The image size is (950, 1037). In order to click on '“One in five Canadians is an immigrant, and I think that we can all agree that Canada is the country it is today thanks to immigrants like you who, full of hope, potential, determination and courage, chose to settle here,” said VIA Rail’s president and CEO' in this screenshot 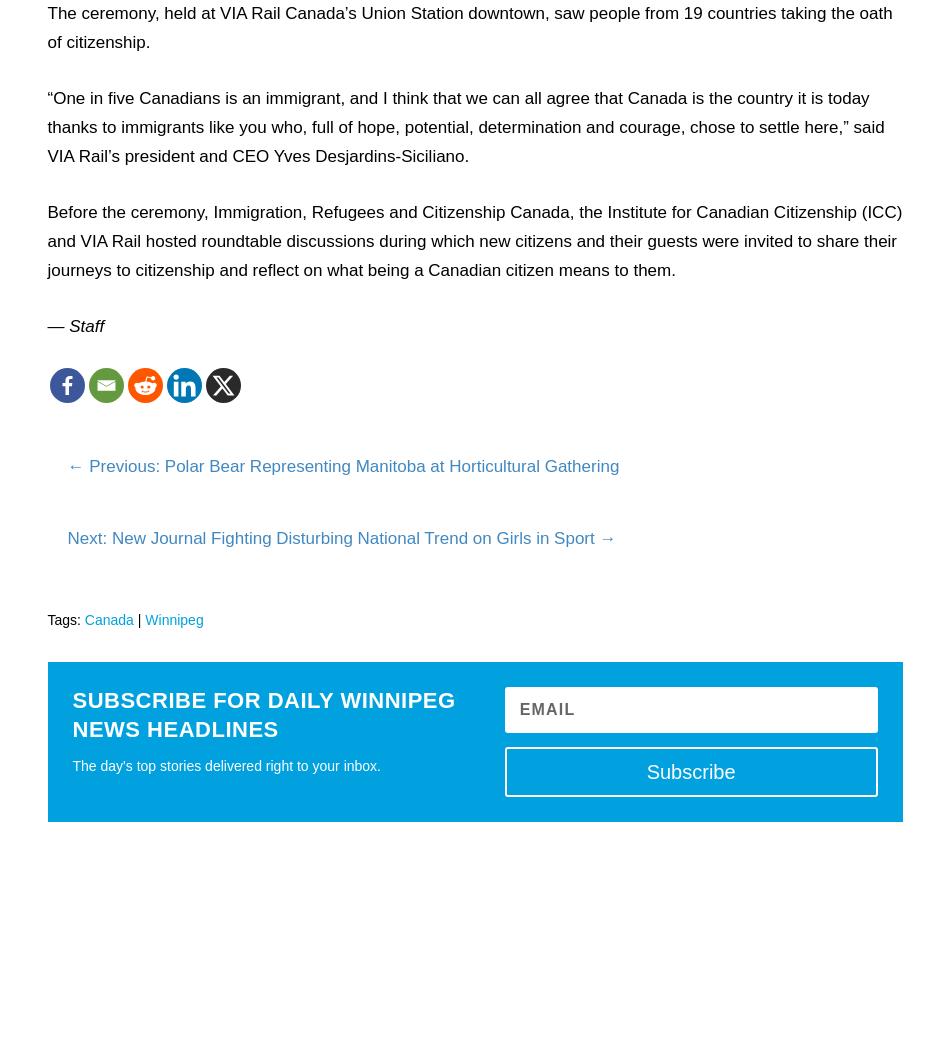, I will do `click(464, 125)`.